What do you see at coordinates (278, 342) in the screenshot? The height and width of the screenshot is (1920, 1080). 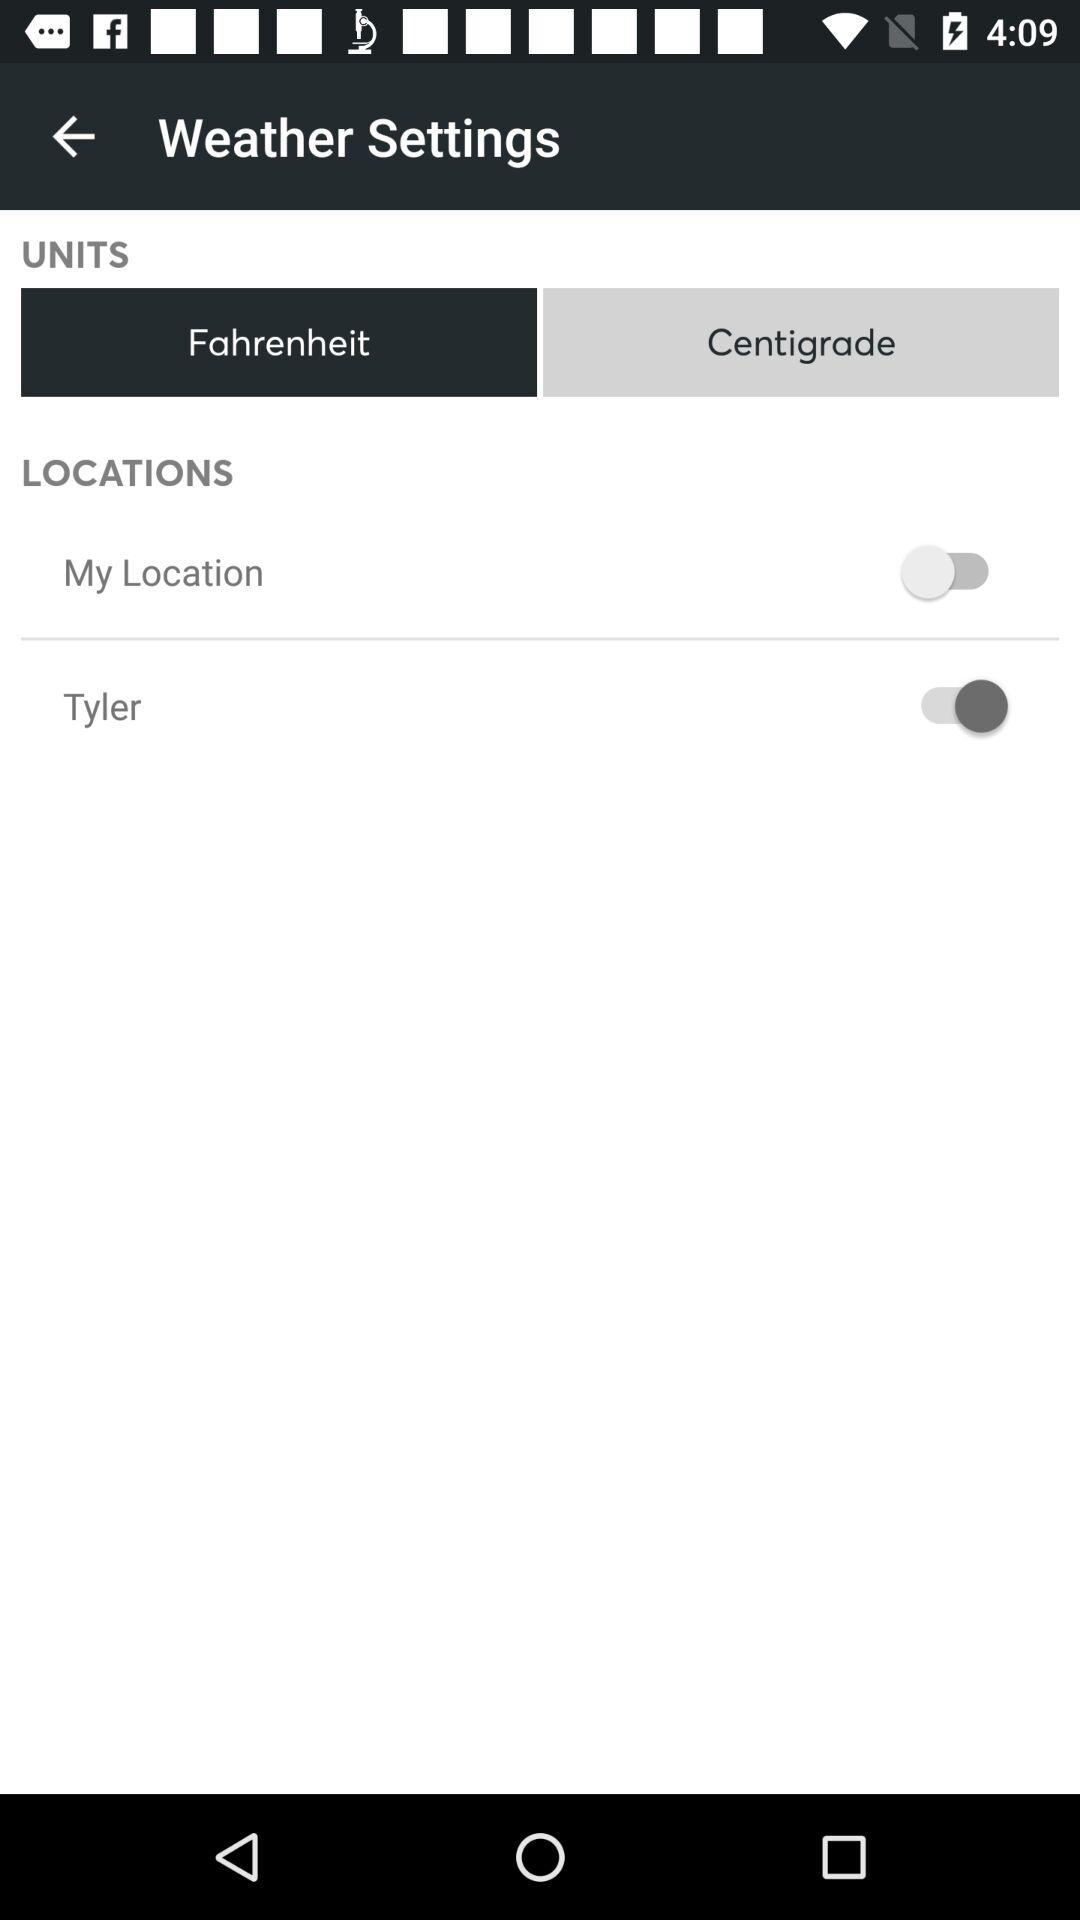 I see `the icon to the left of the centigrade item` at bounding box center [278, 342].